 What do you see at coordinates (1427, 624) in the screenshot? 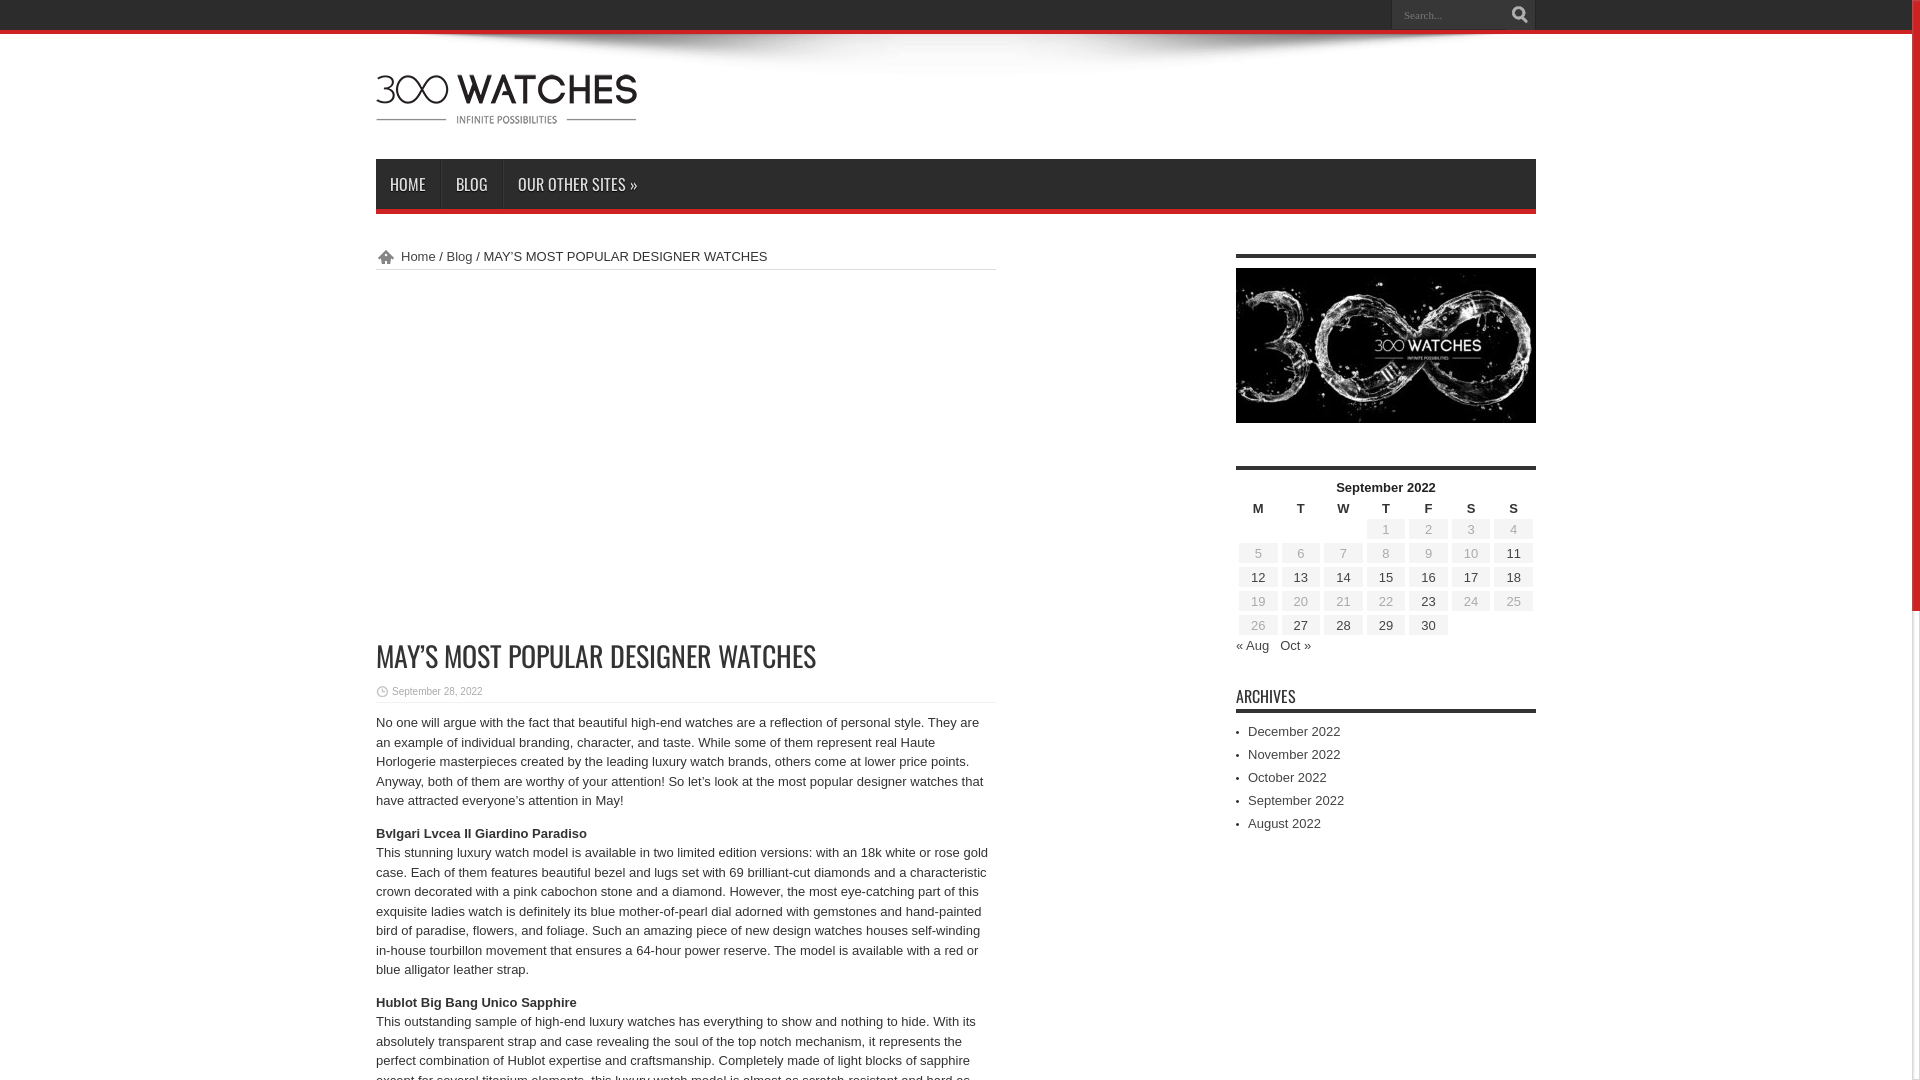
I see `'30'` at bounding box center [1427, 624].